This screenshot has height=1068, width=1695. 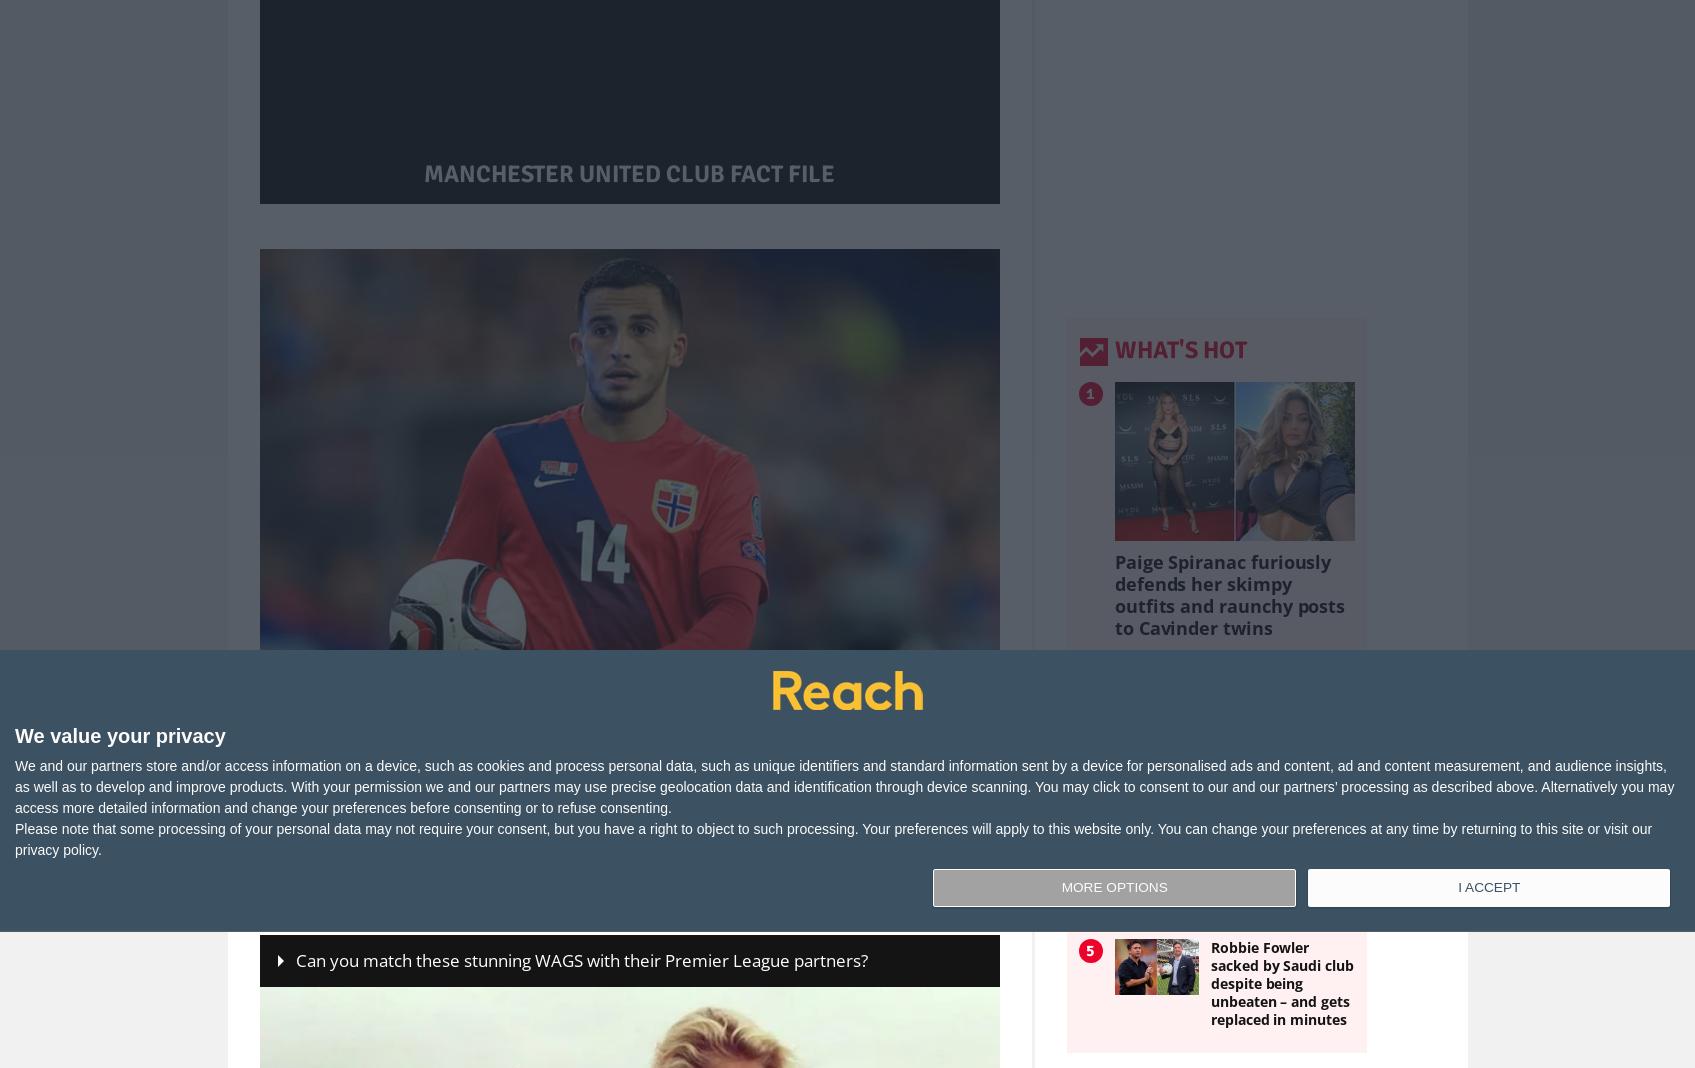 What do you see at coordinates (1090, 765) in the screenshot?
I see `'3'` at bounding box center [1090, 765].